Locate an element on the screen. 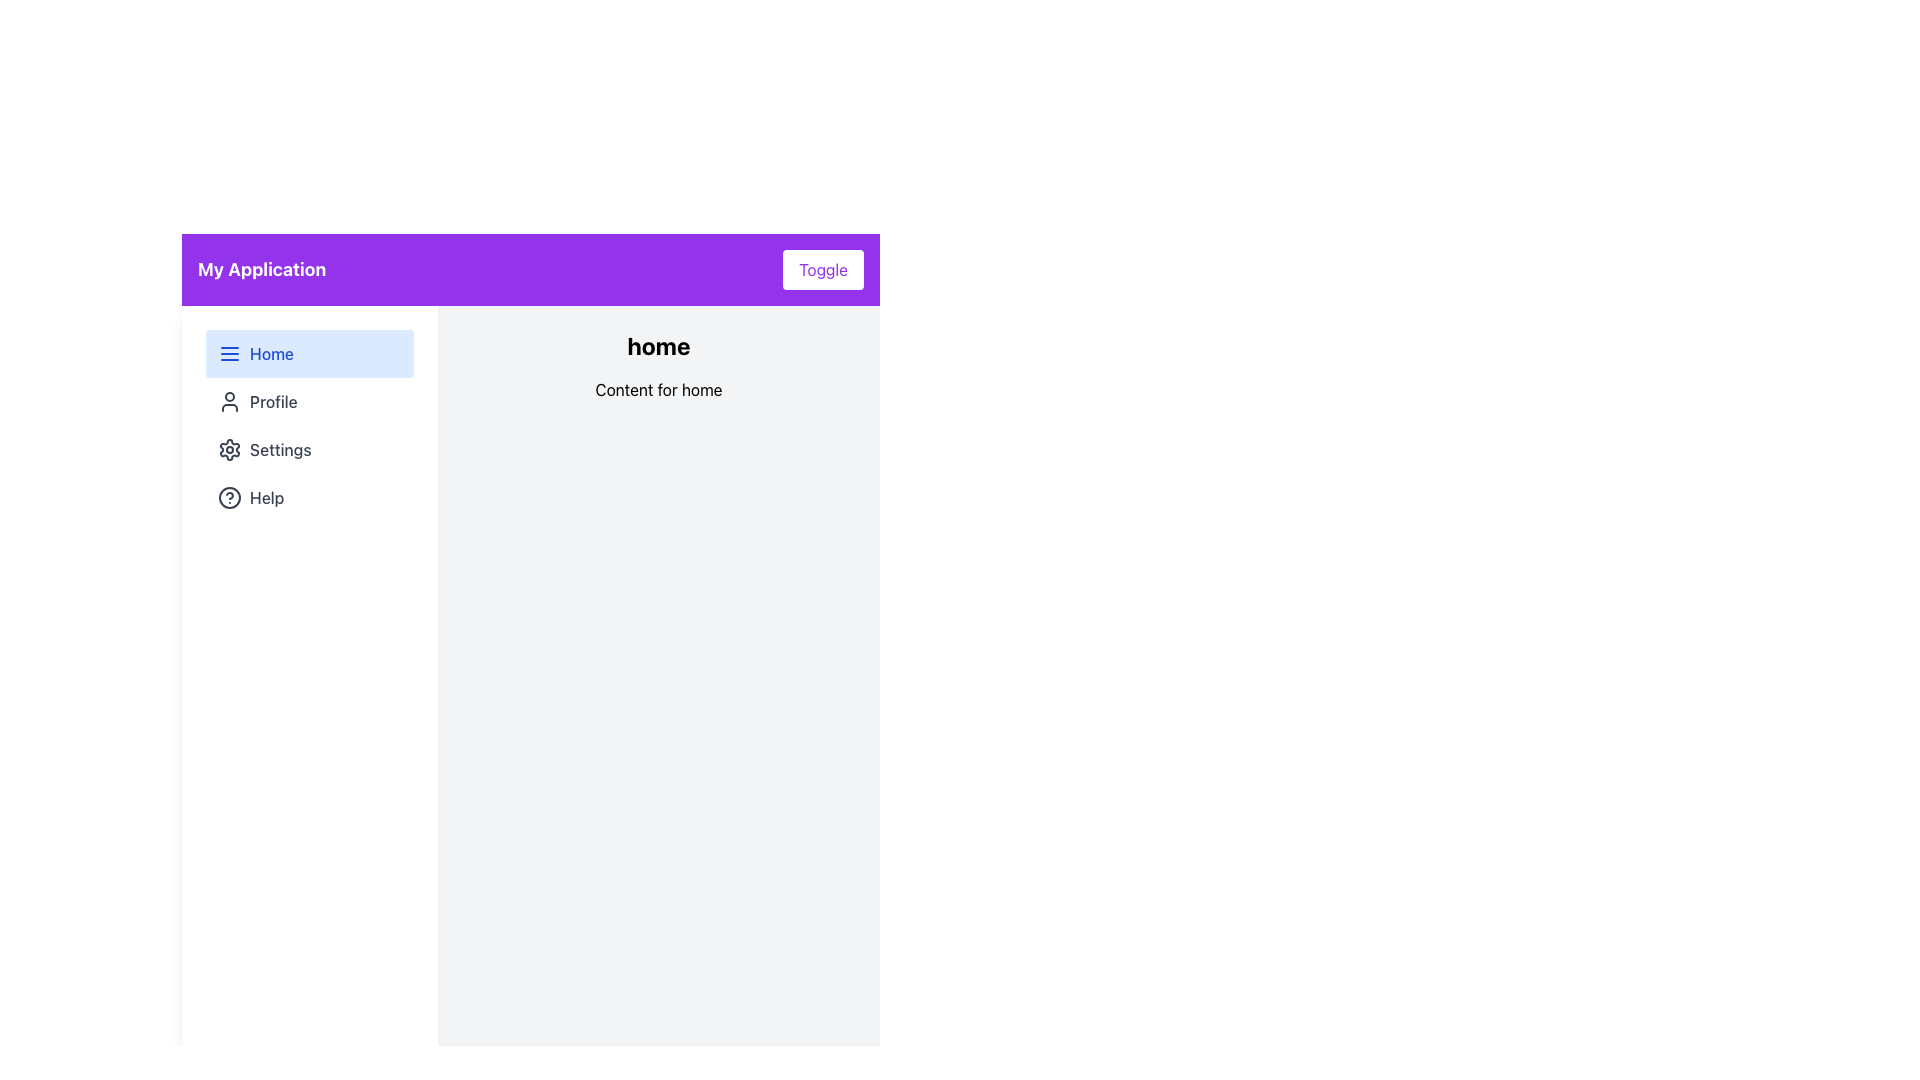  the 'Profile' text label in the sidebar, which is styled in gray and located between 'Home' and 'Settings' is located at coordinates (272, 401).